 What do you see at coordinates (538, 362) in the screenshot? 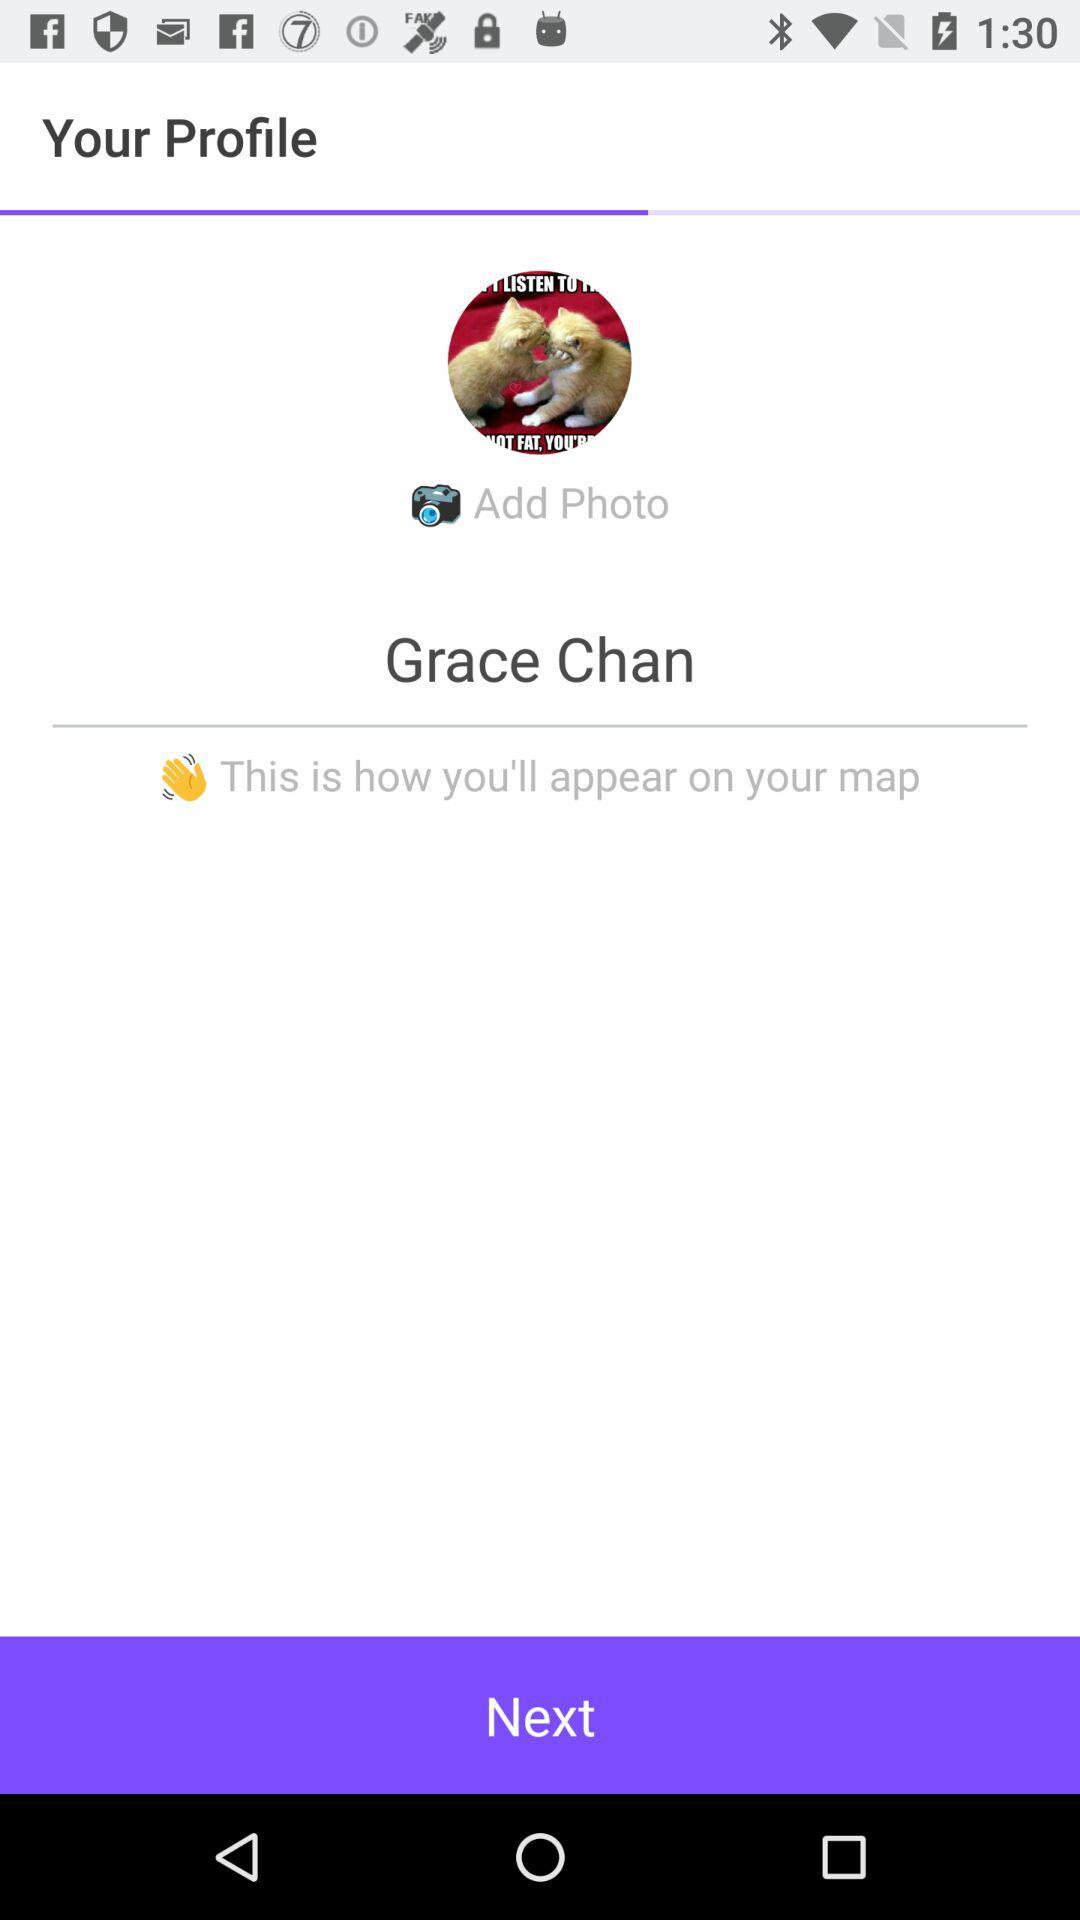
I see `the avatar icon` at bounding box center [538, 362].